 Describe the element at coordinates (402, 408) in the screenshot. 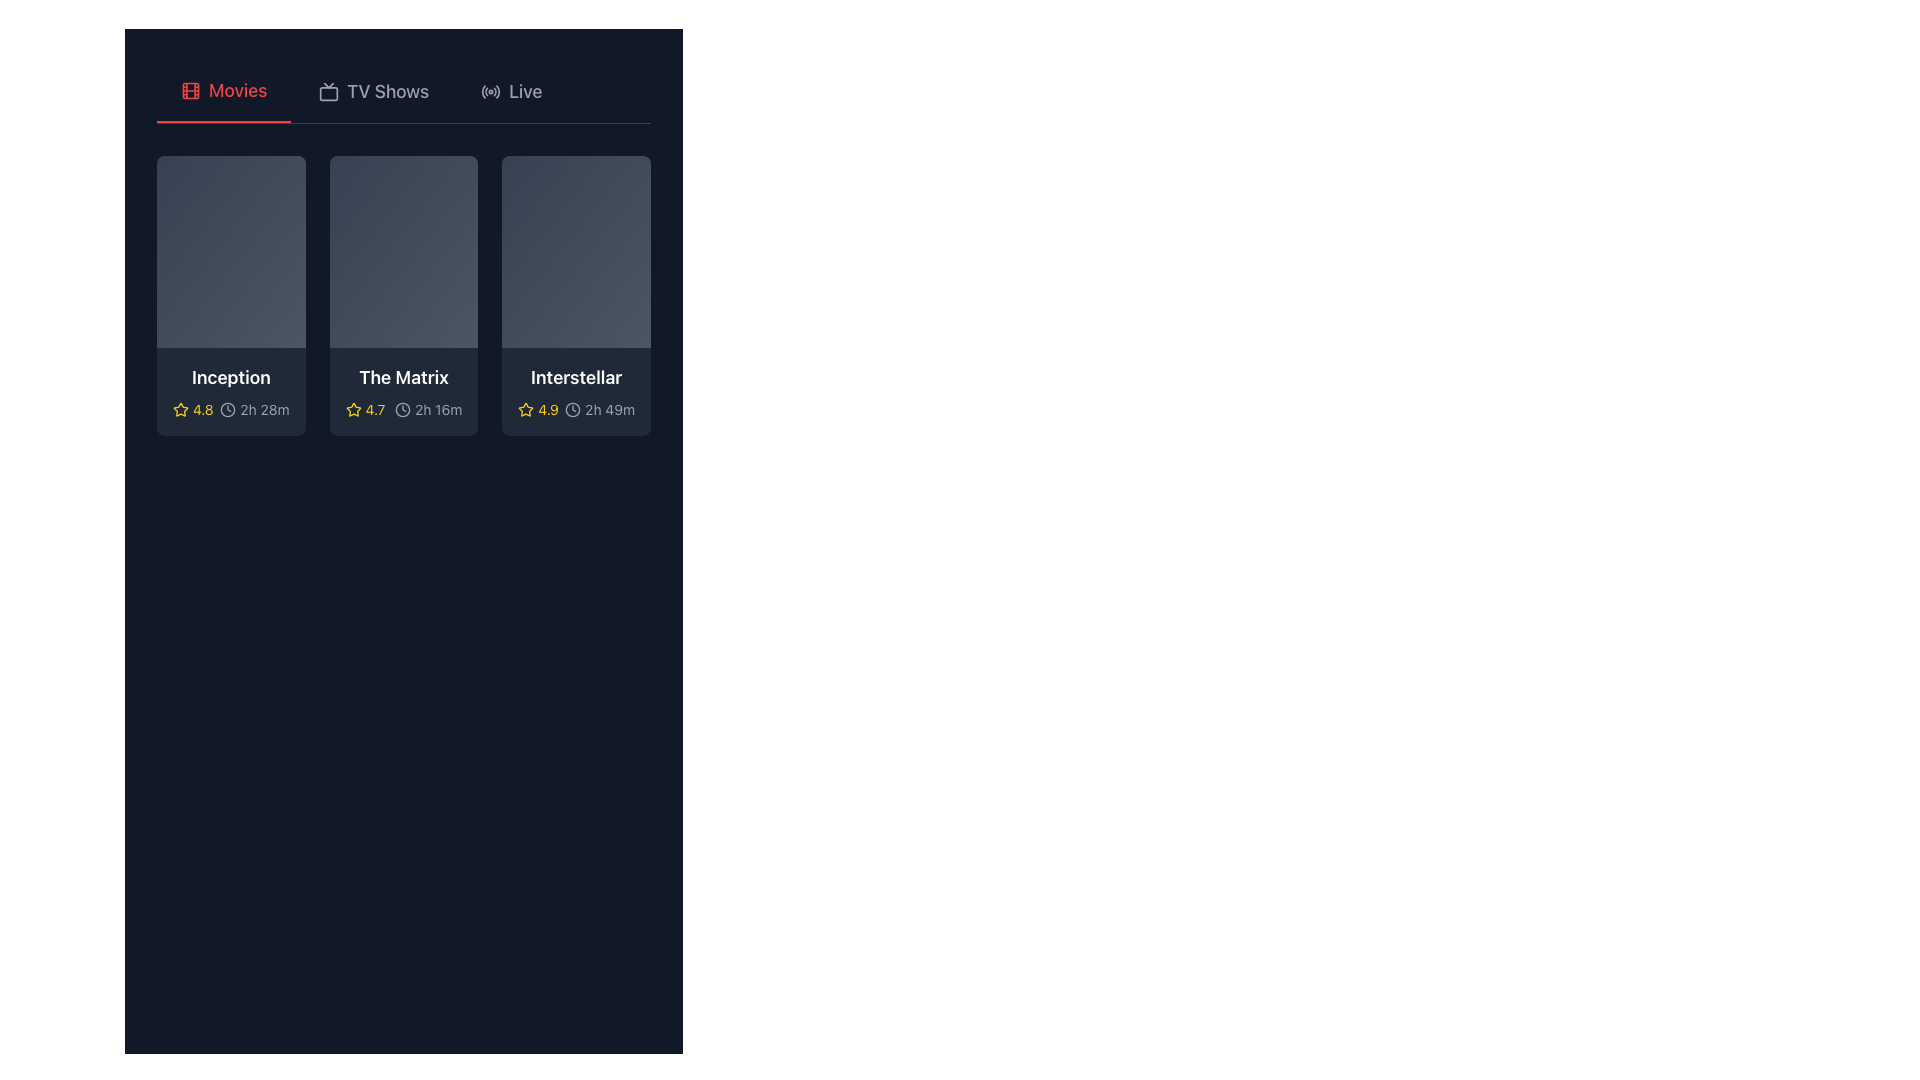

I see `the time icon representing the movie 'The Matrix', located to the left of the runtime text '2h 16m' and right of the star rating` at that location.